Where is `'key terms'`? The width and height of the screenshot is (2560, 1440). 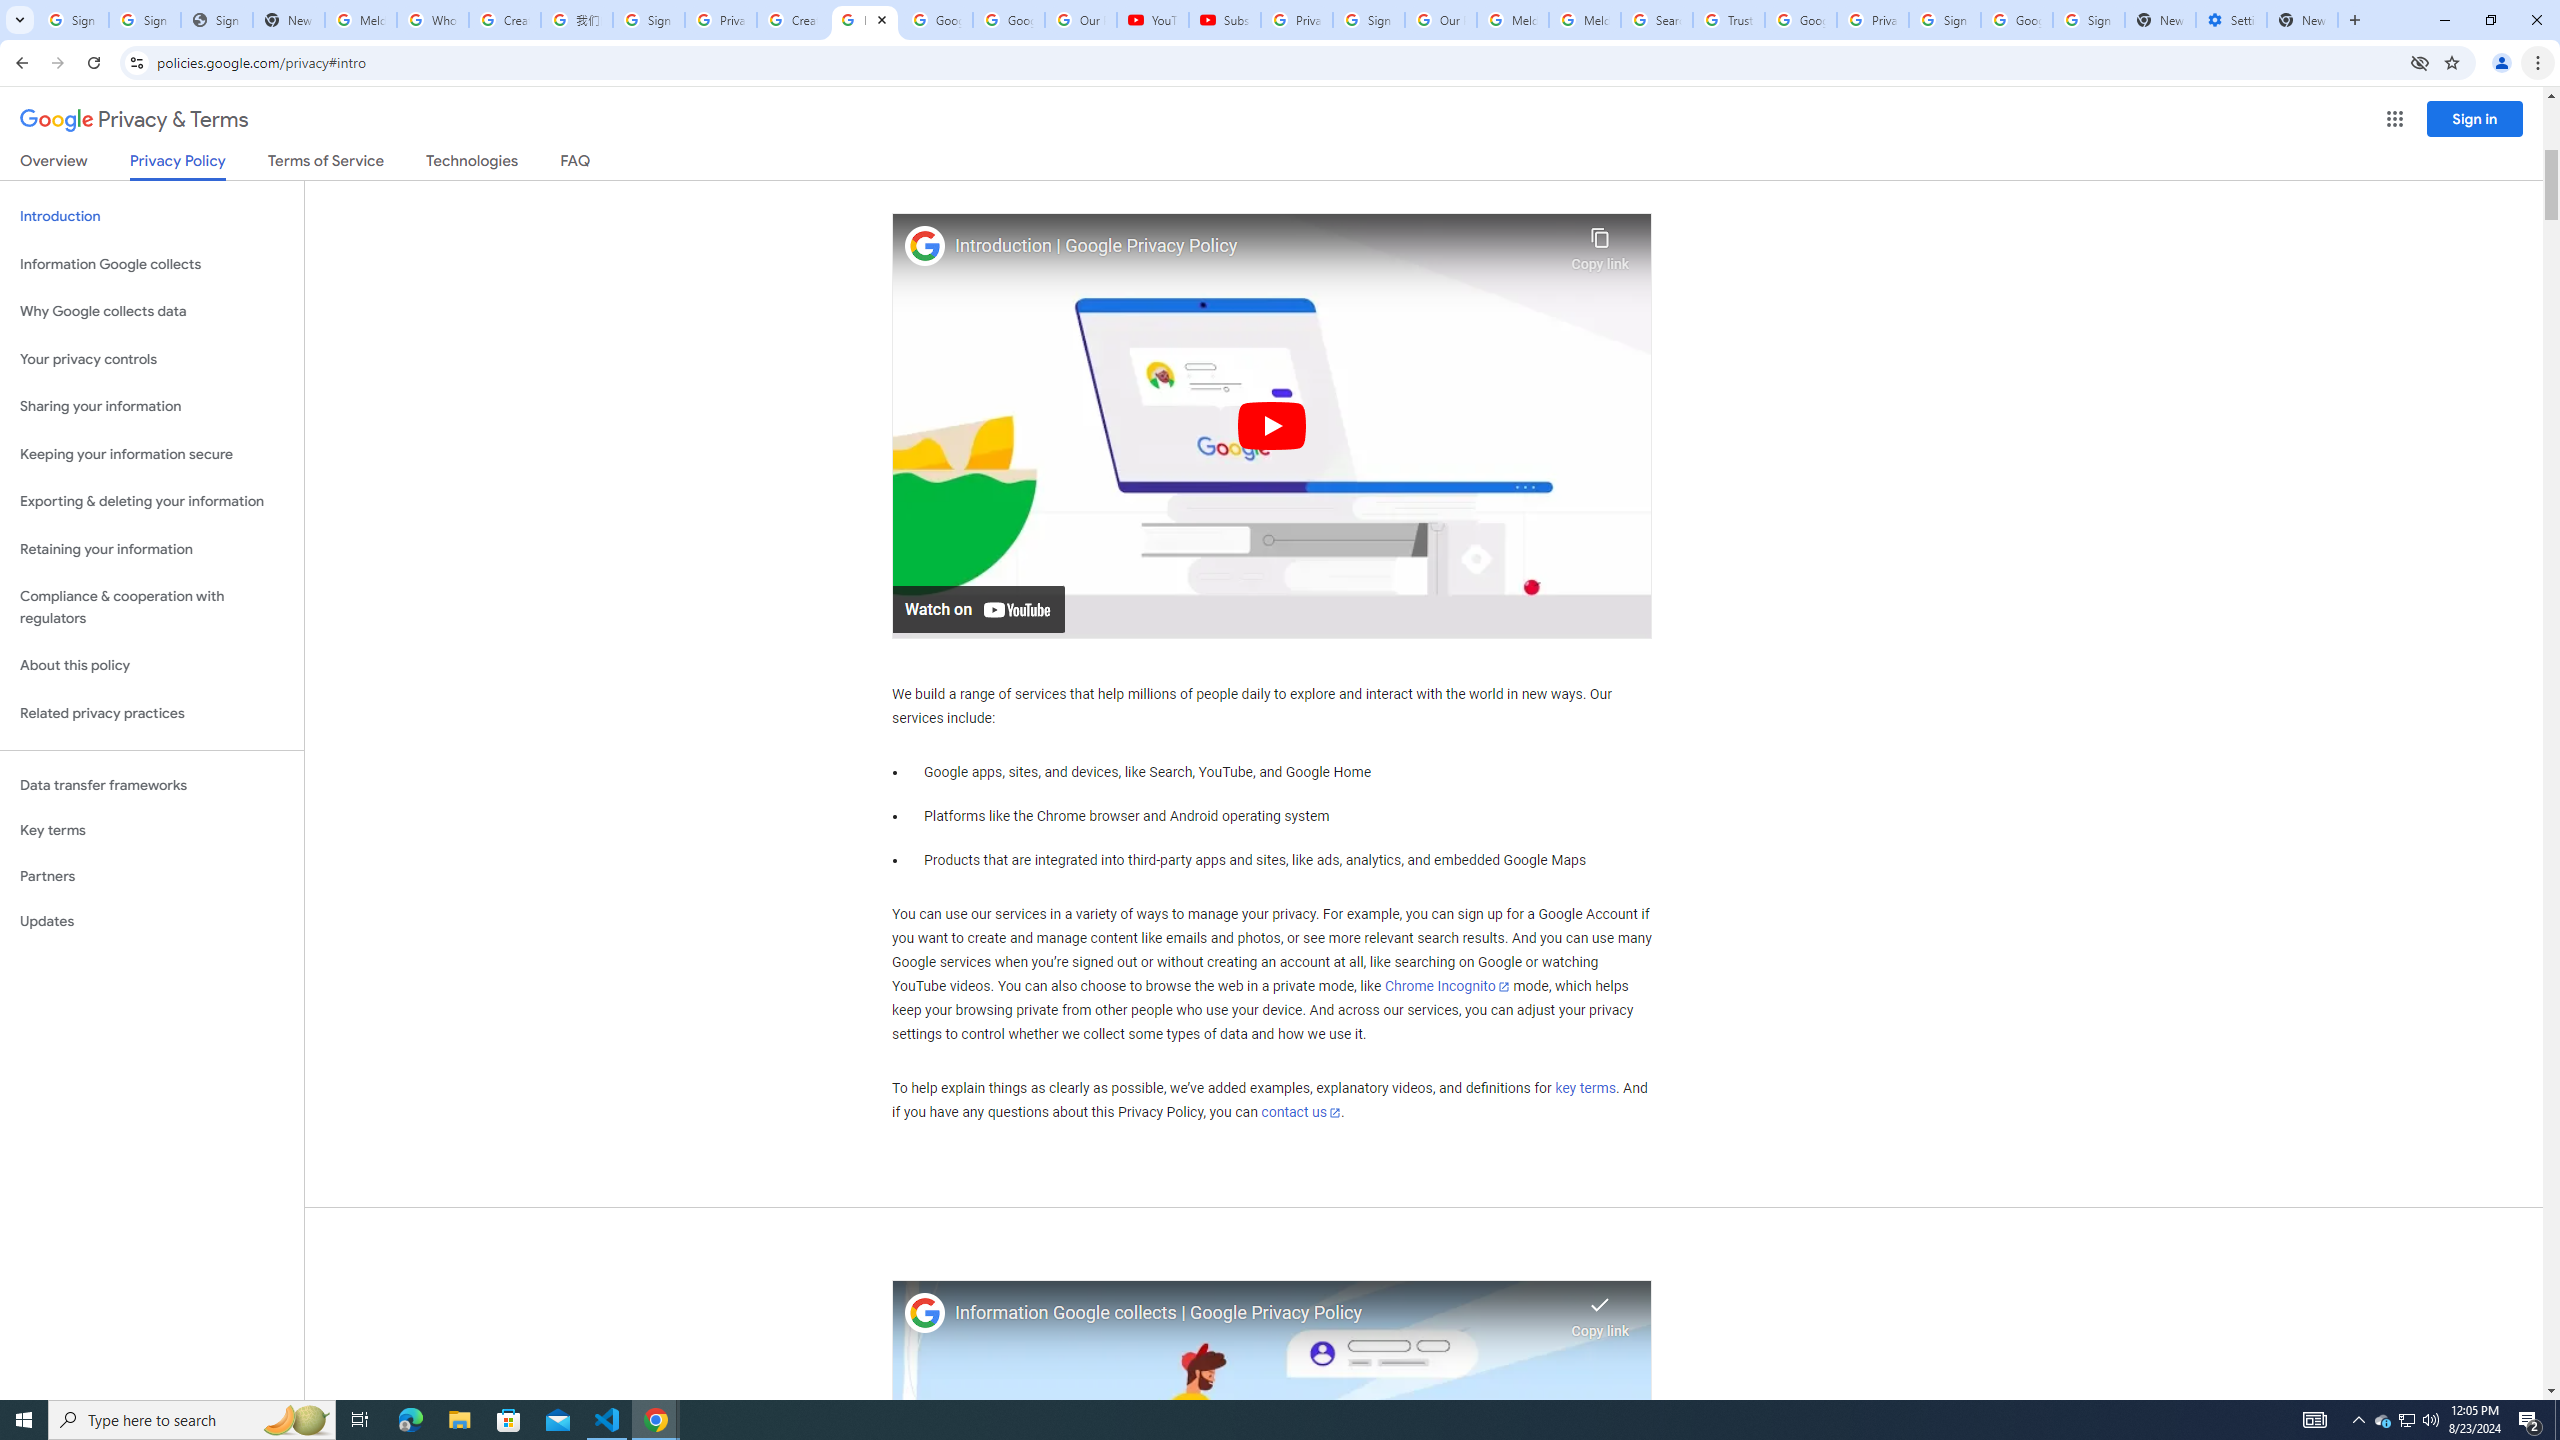 'key terms' is located at coordinates (1583, 1087).